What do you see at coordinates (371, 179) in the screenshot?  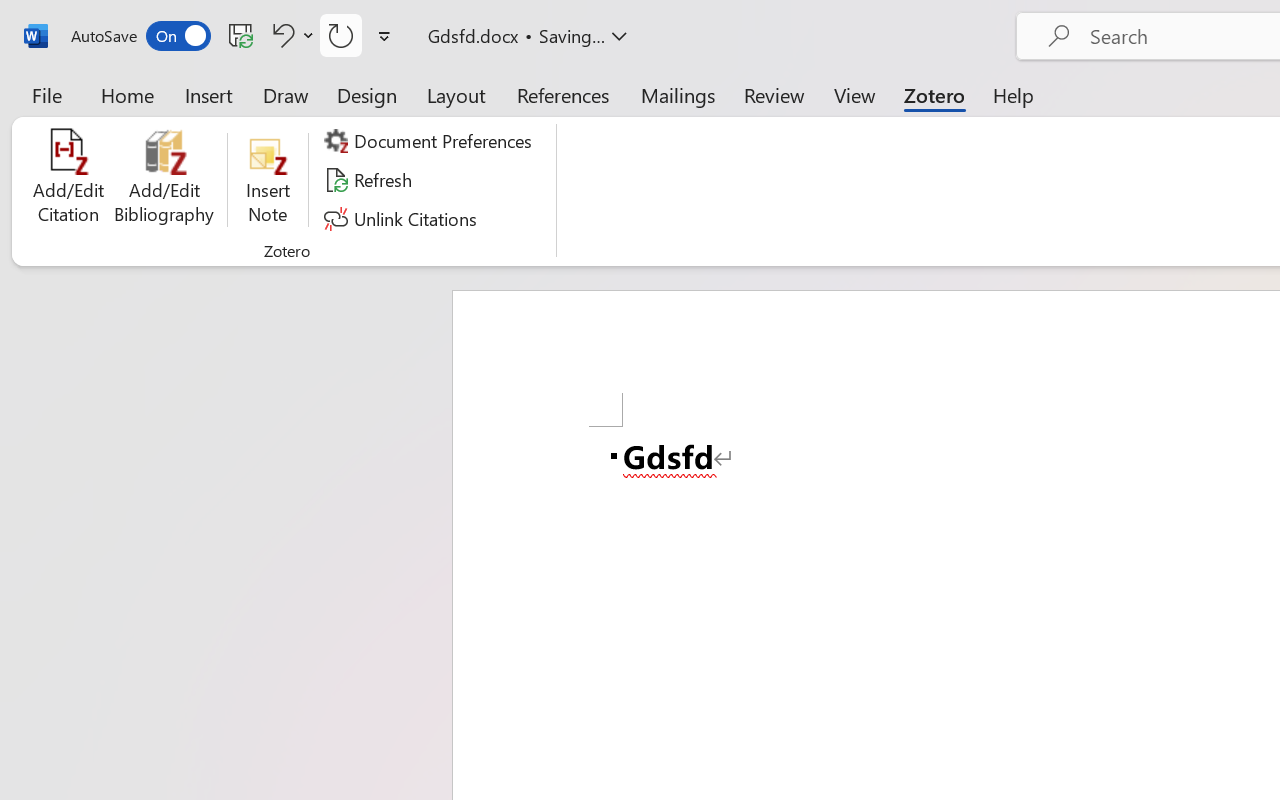 I see `'Refresh'` at bounding box center [371, 179].